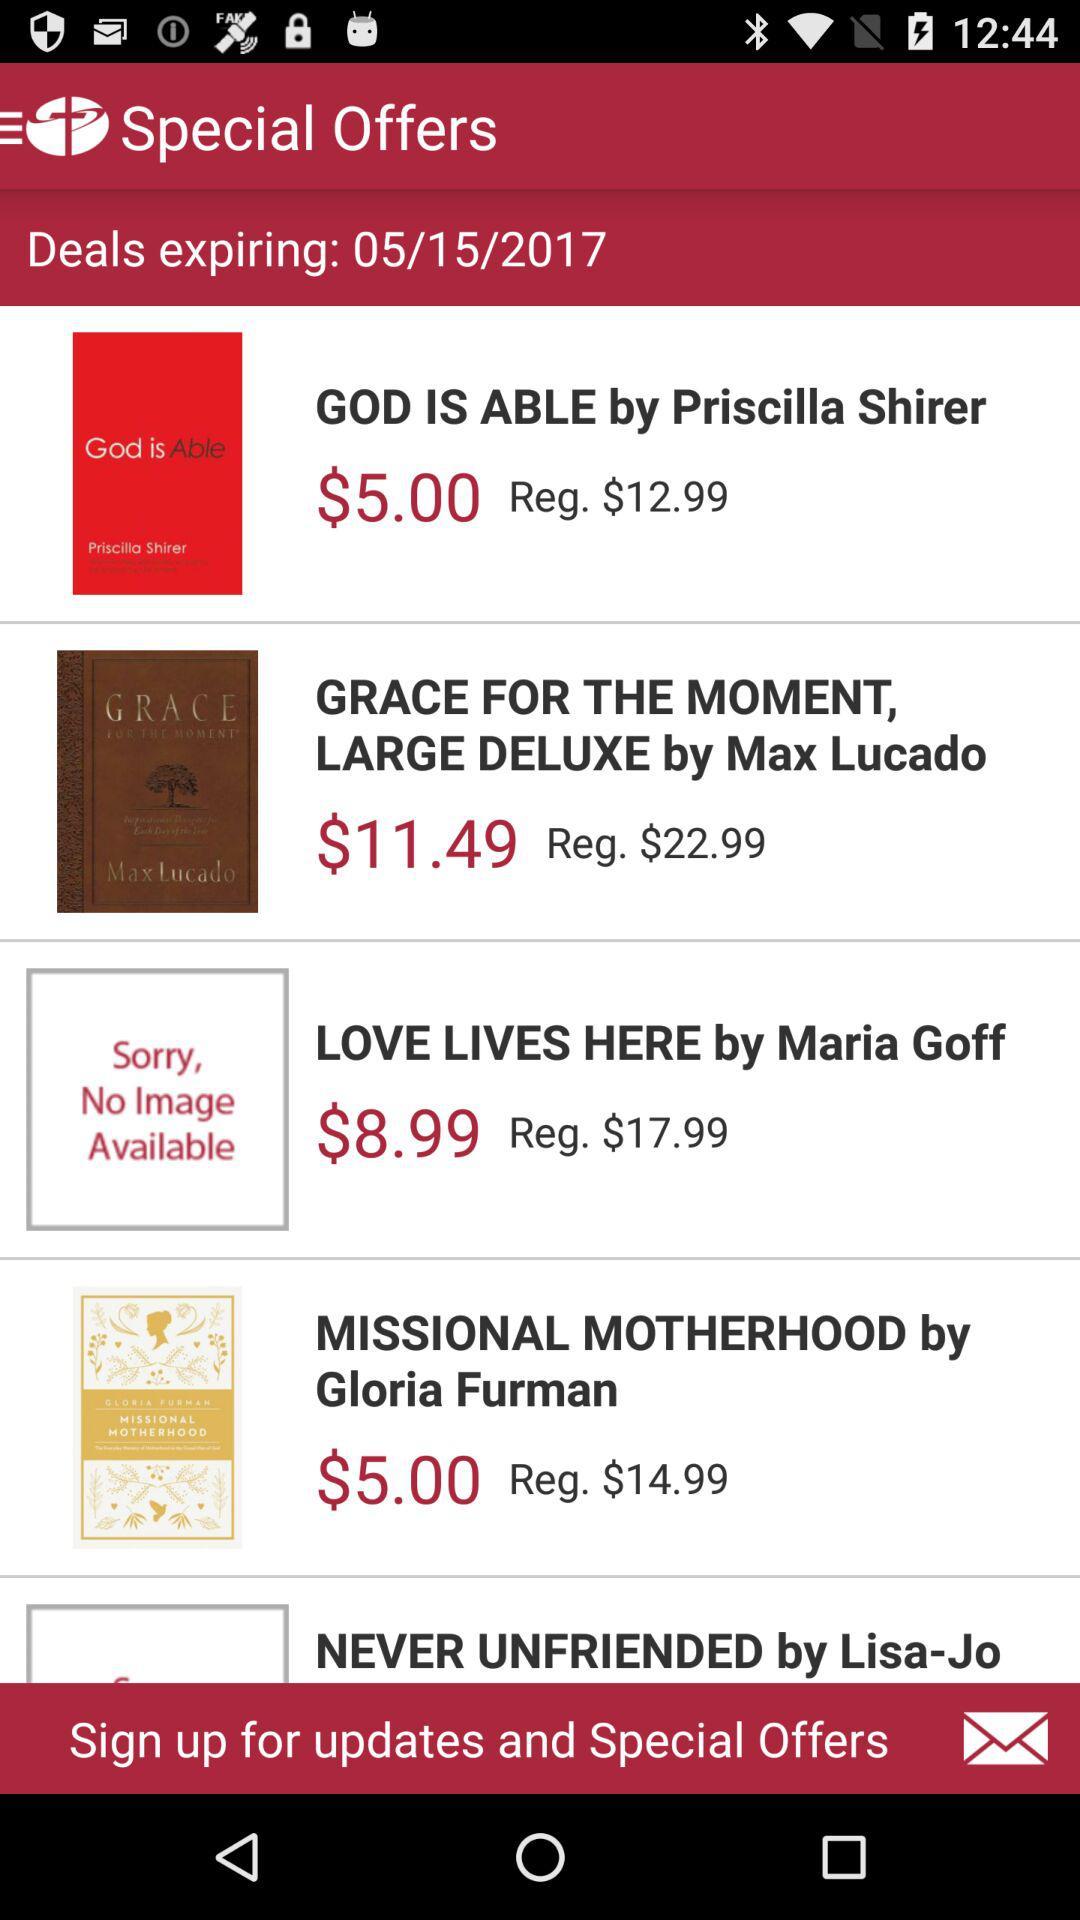 The height and width of the screenshot is (1920, 1080). I want to click on never unfriended by app, so click(683, 1650).